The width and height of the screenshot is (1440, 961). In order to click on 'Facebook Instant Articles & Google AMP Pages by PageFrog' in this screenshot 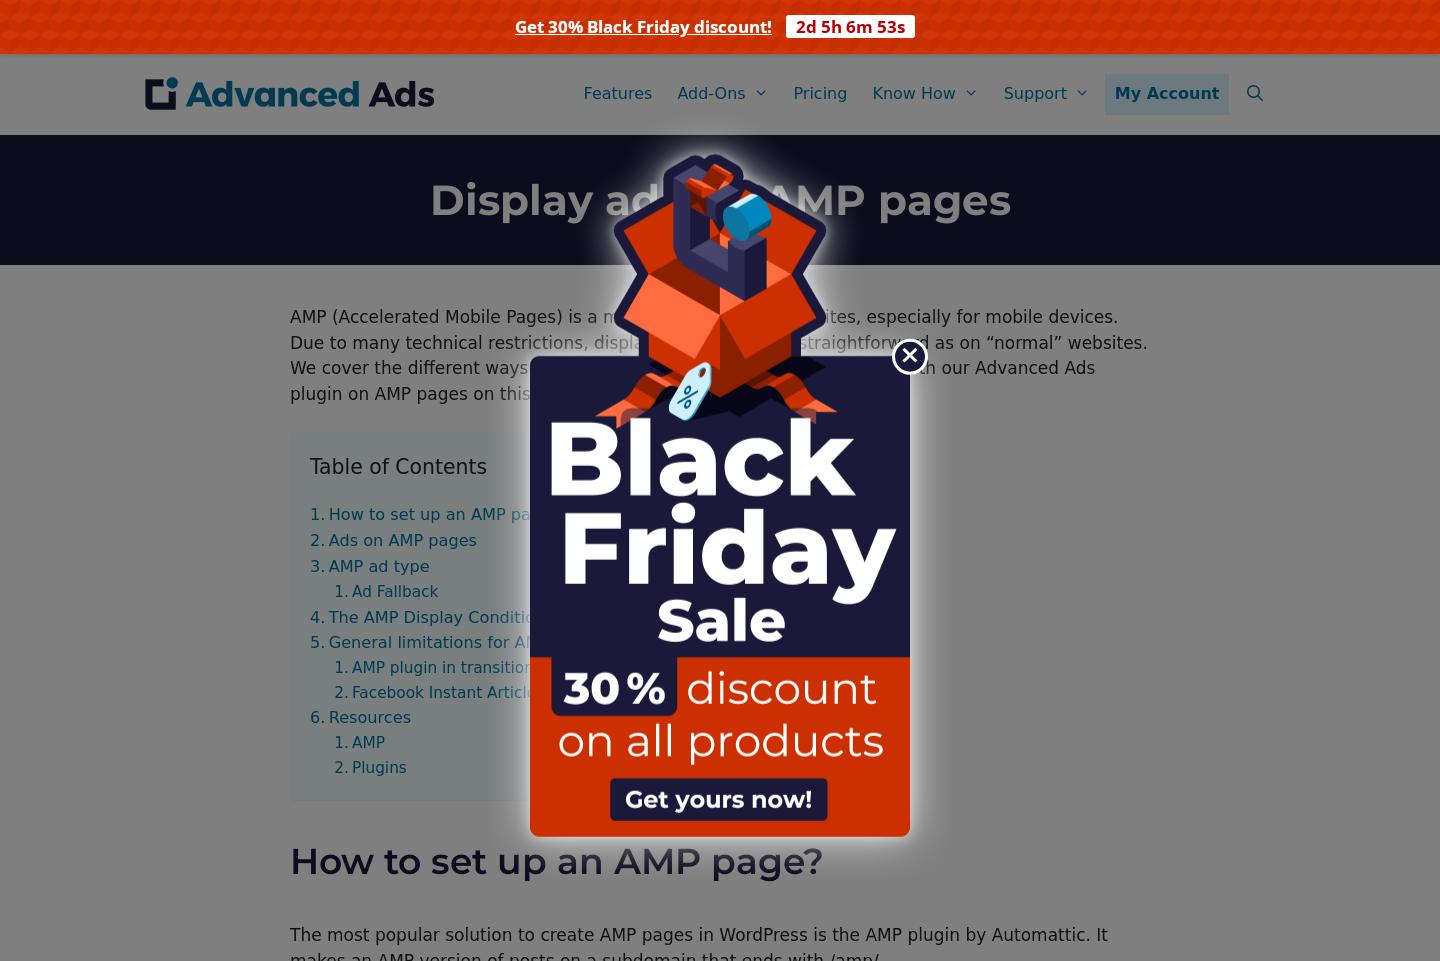, I will do `click(578, 691)`.